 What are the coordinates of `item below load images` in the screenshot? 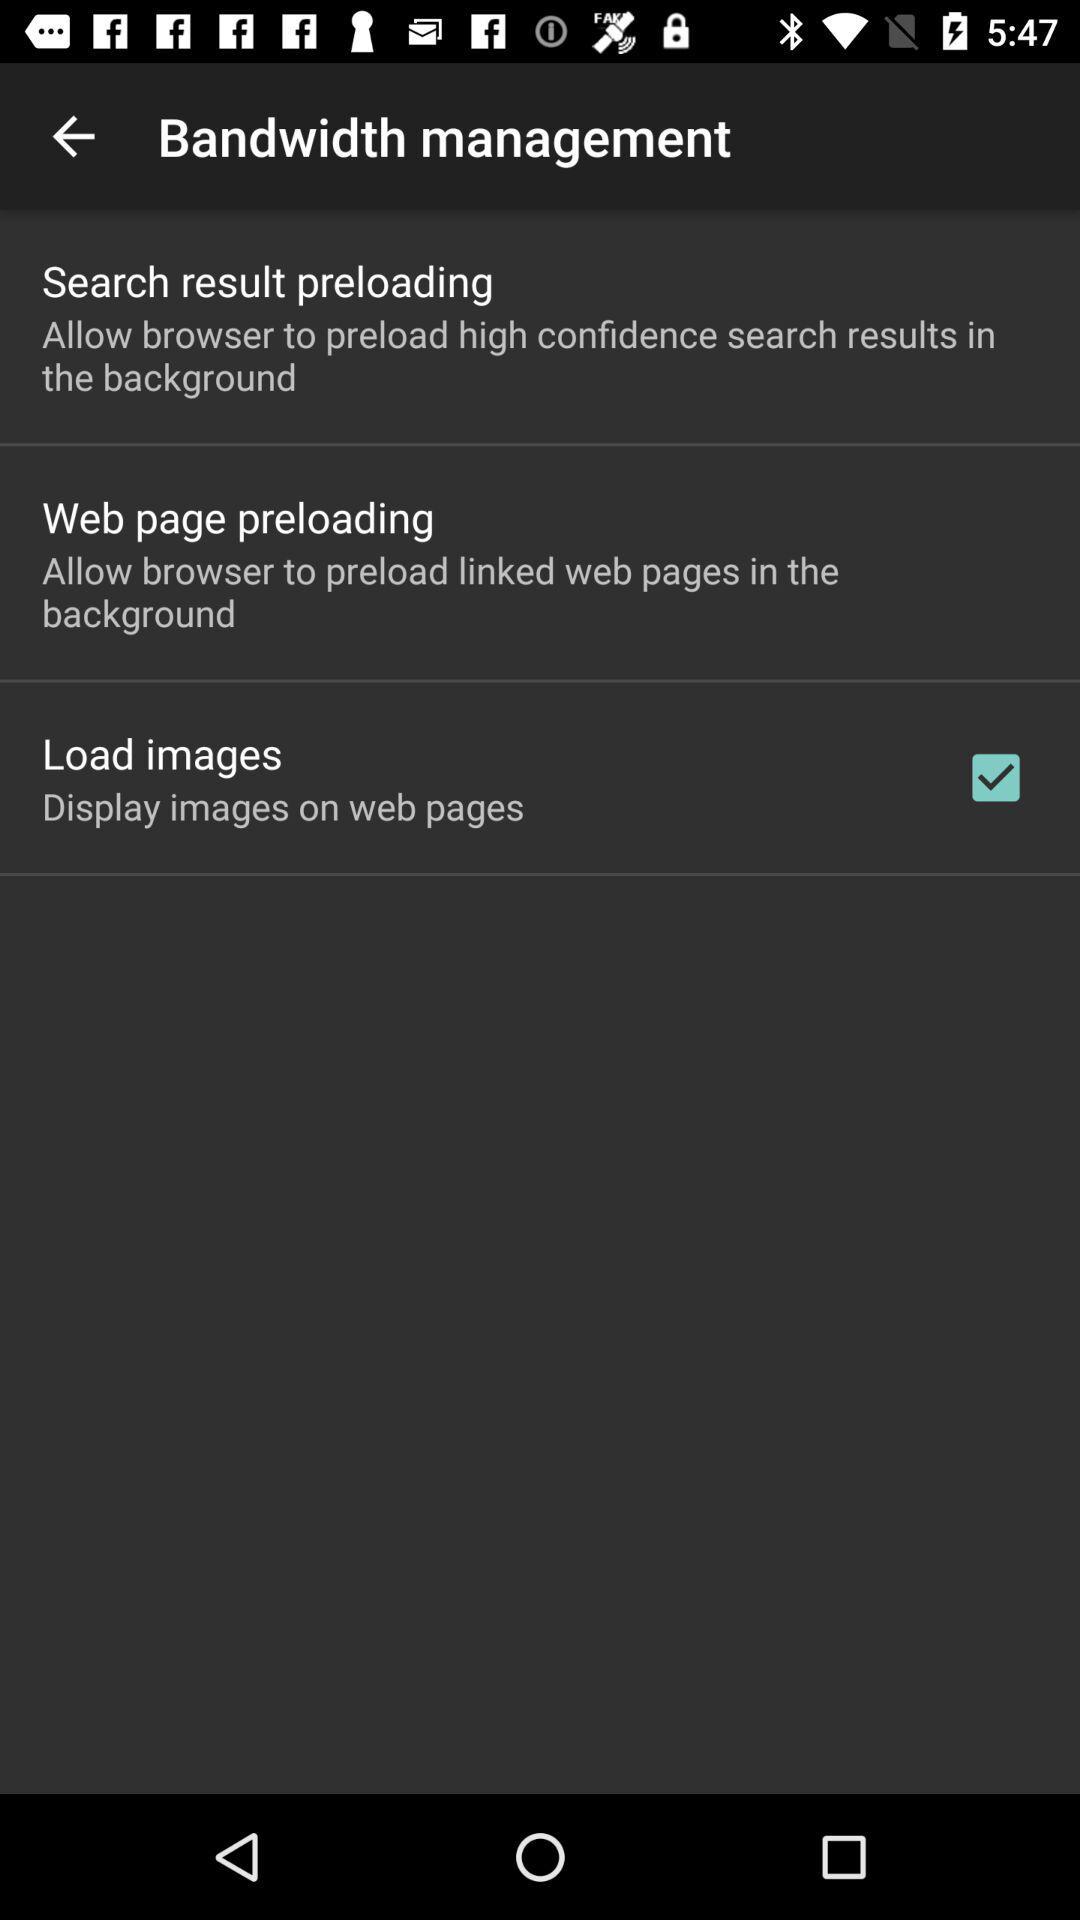 It's located at (283, 806).